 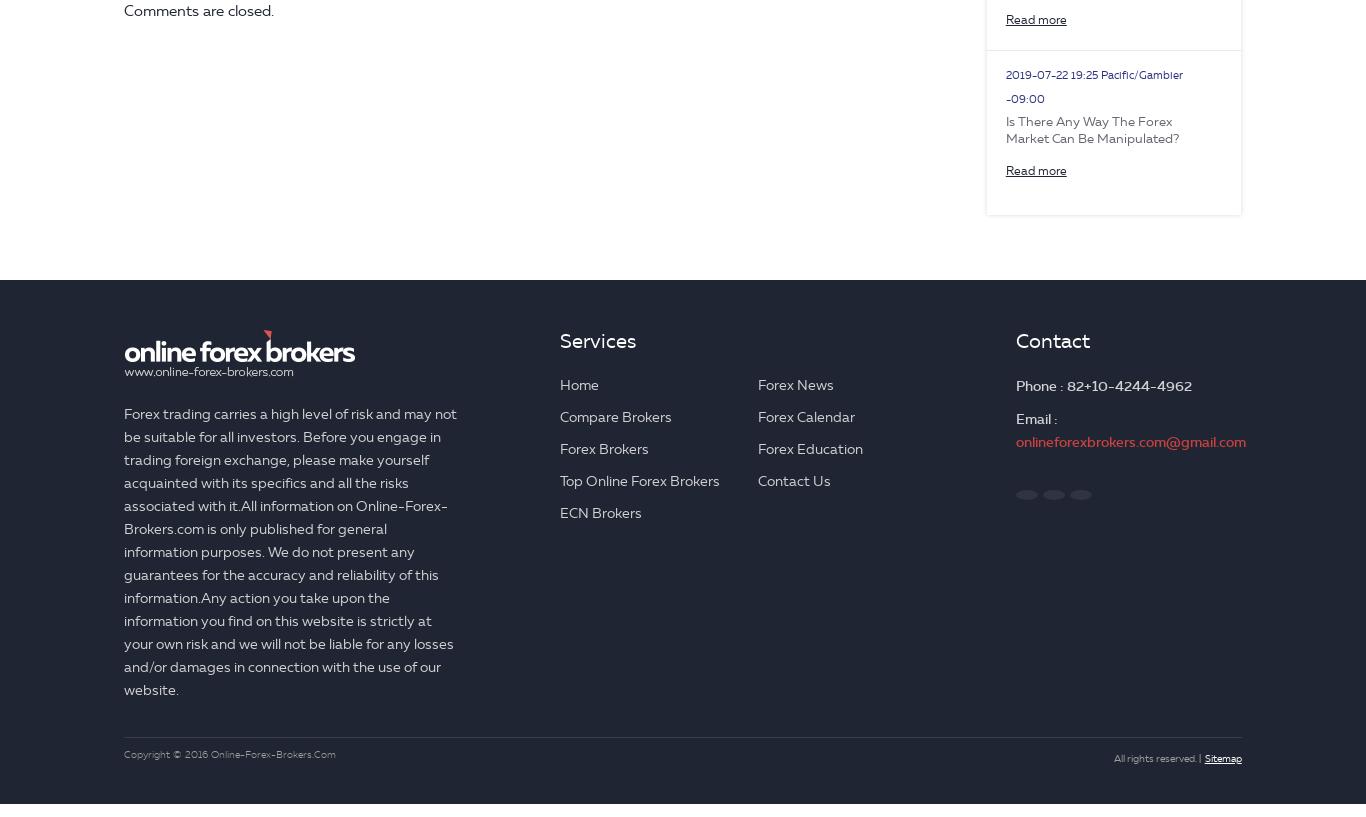 I want to click on 'Forex trading carries a high level of risk and may not be suitable for all investors. Before you engage in trading foreign exchange, please make yourself acquainted with its specifics and all the risks associated with it.All information on Online-Forex-Brokers.com is only published for general information purposes. We do not present any guarantees for the accuracy and reliability of this information.Any action you take upon the information you find on this website is strictly at your own risk and we will not be liable for any losses and/or damages in connection with the use of our website.', so click(x=290, y=551).